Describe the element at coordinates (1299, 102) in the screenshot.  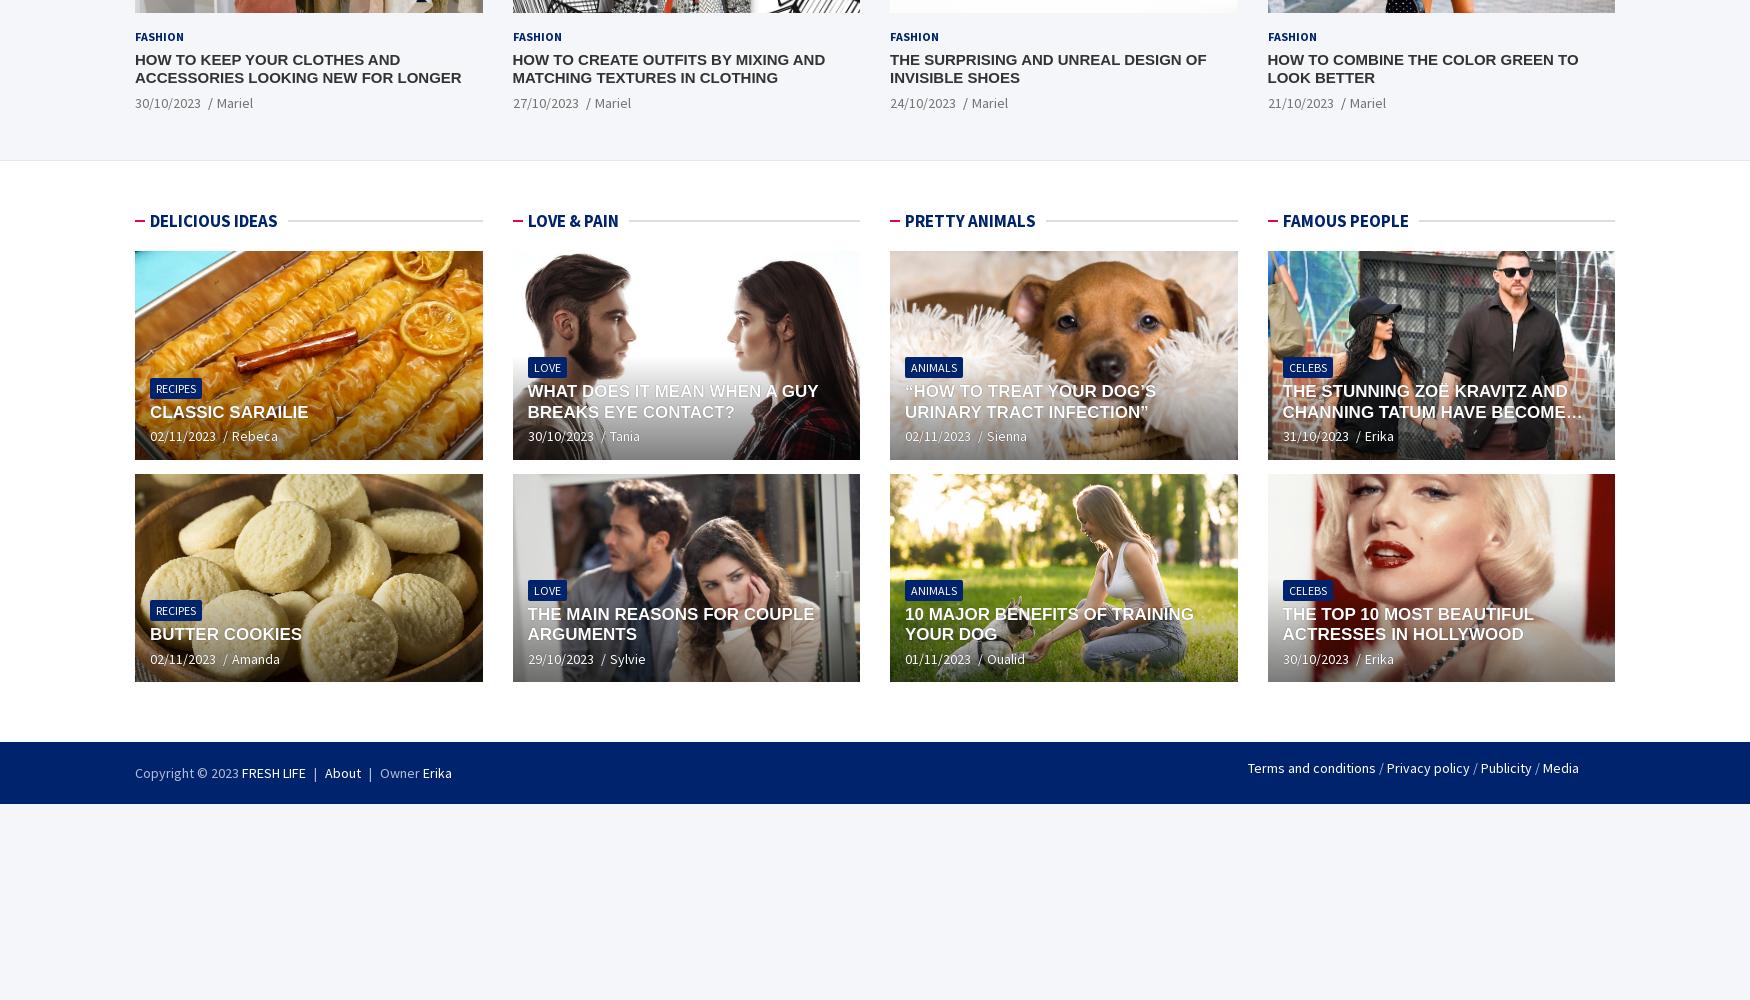
I see `'21/10/2023'` at that location.